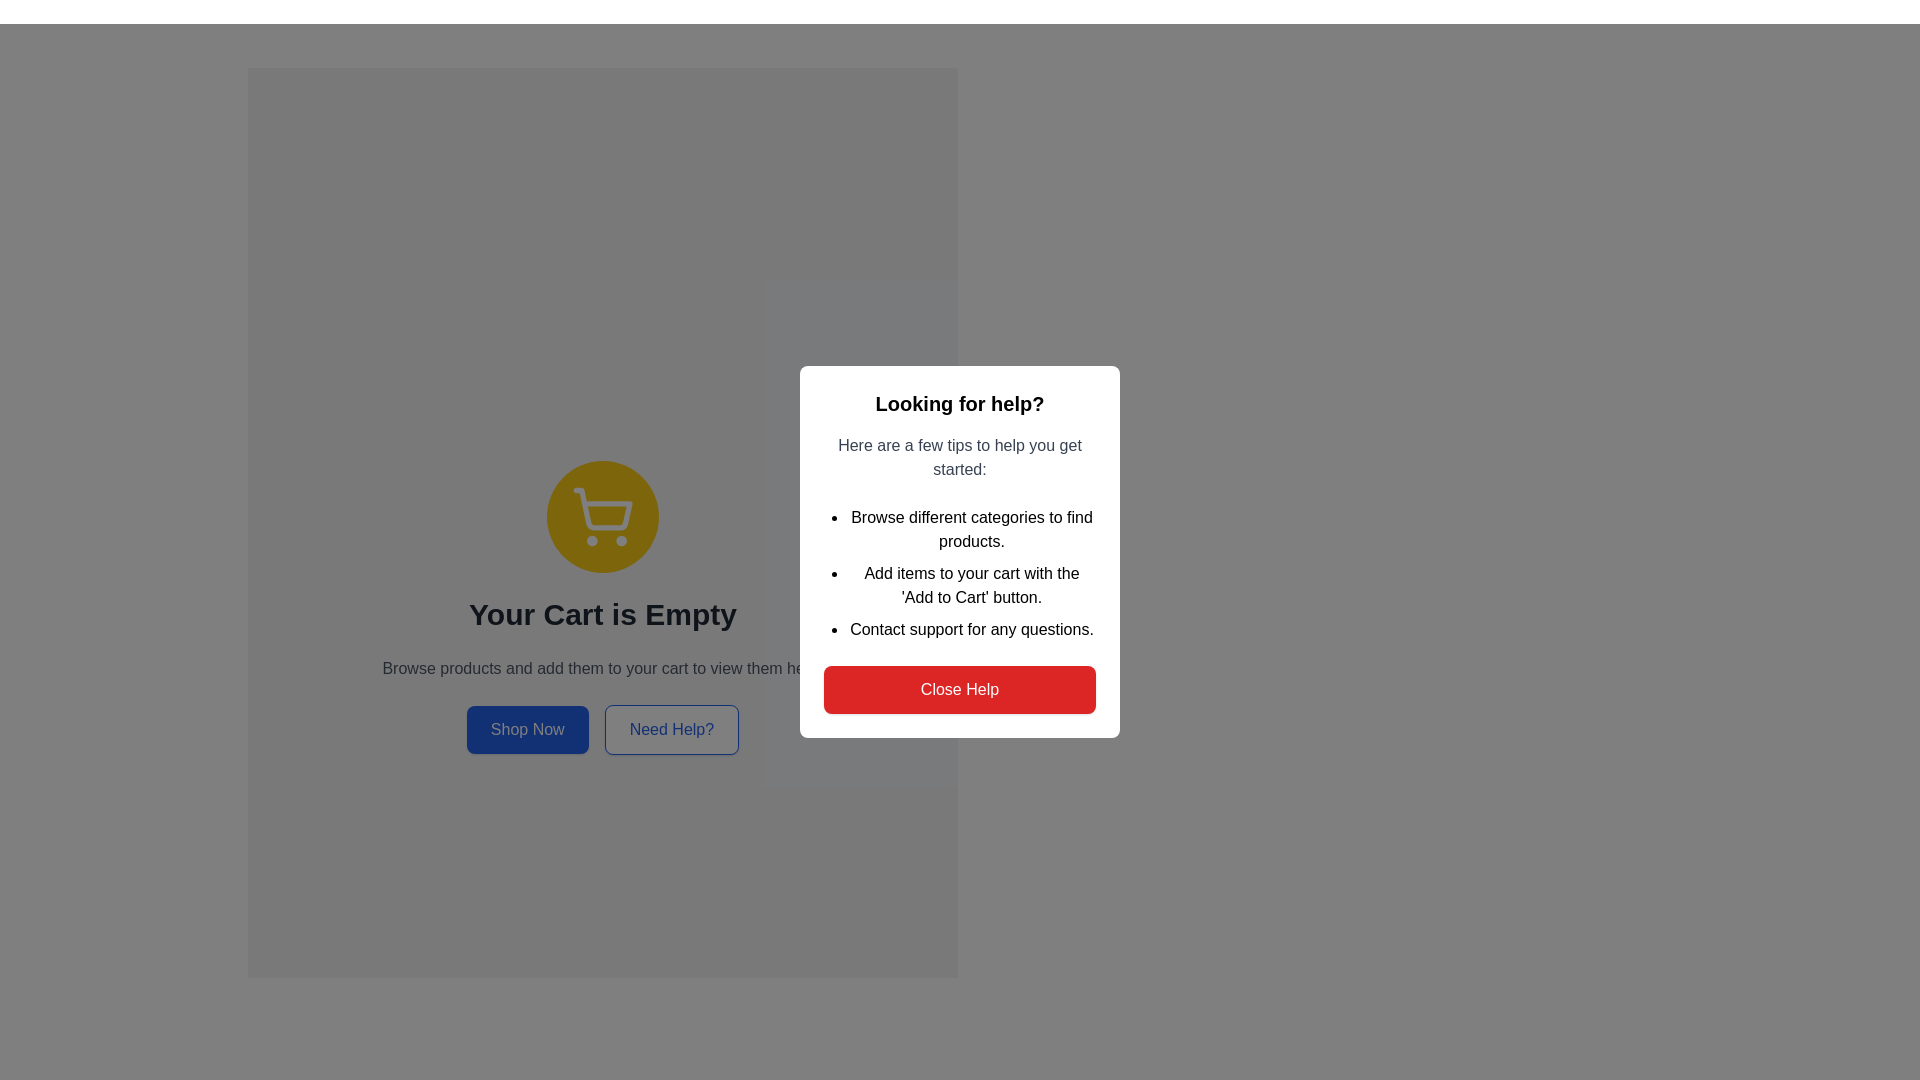  What do you see at coordinates (672, 729) in the screenshot?
I see `the 'Need Help?' button, which is styled with blue text on a white background and is the second button in the group near the bottom of the 'Your Cart is Empty' message interface` at bounding box center [672, 729].